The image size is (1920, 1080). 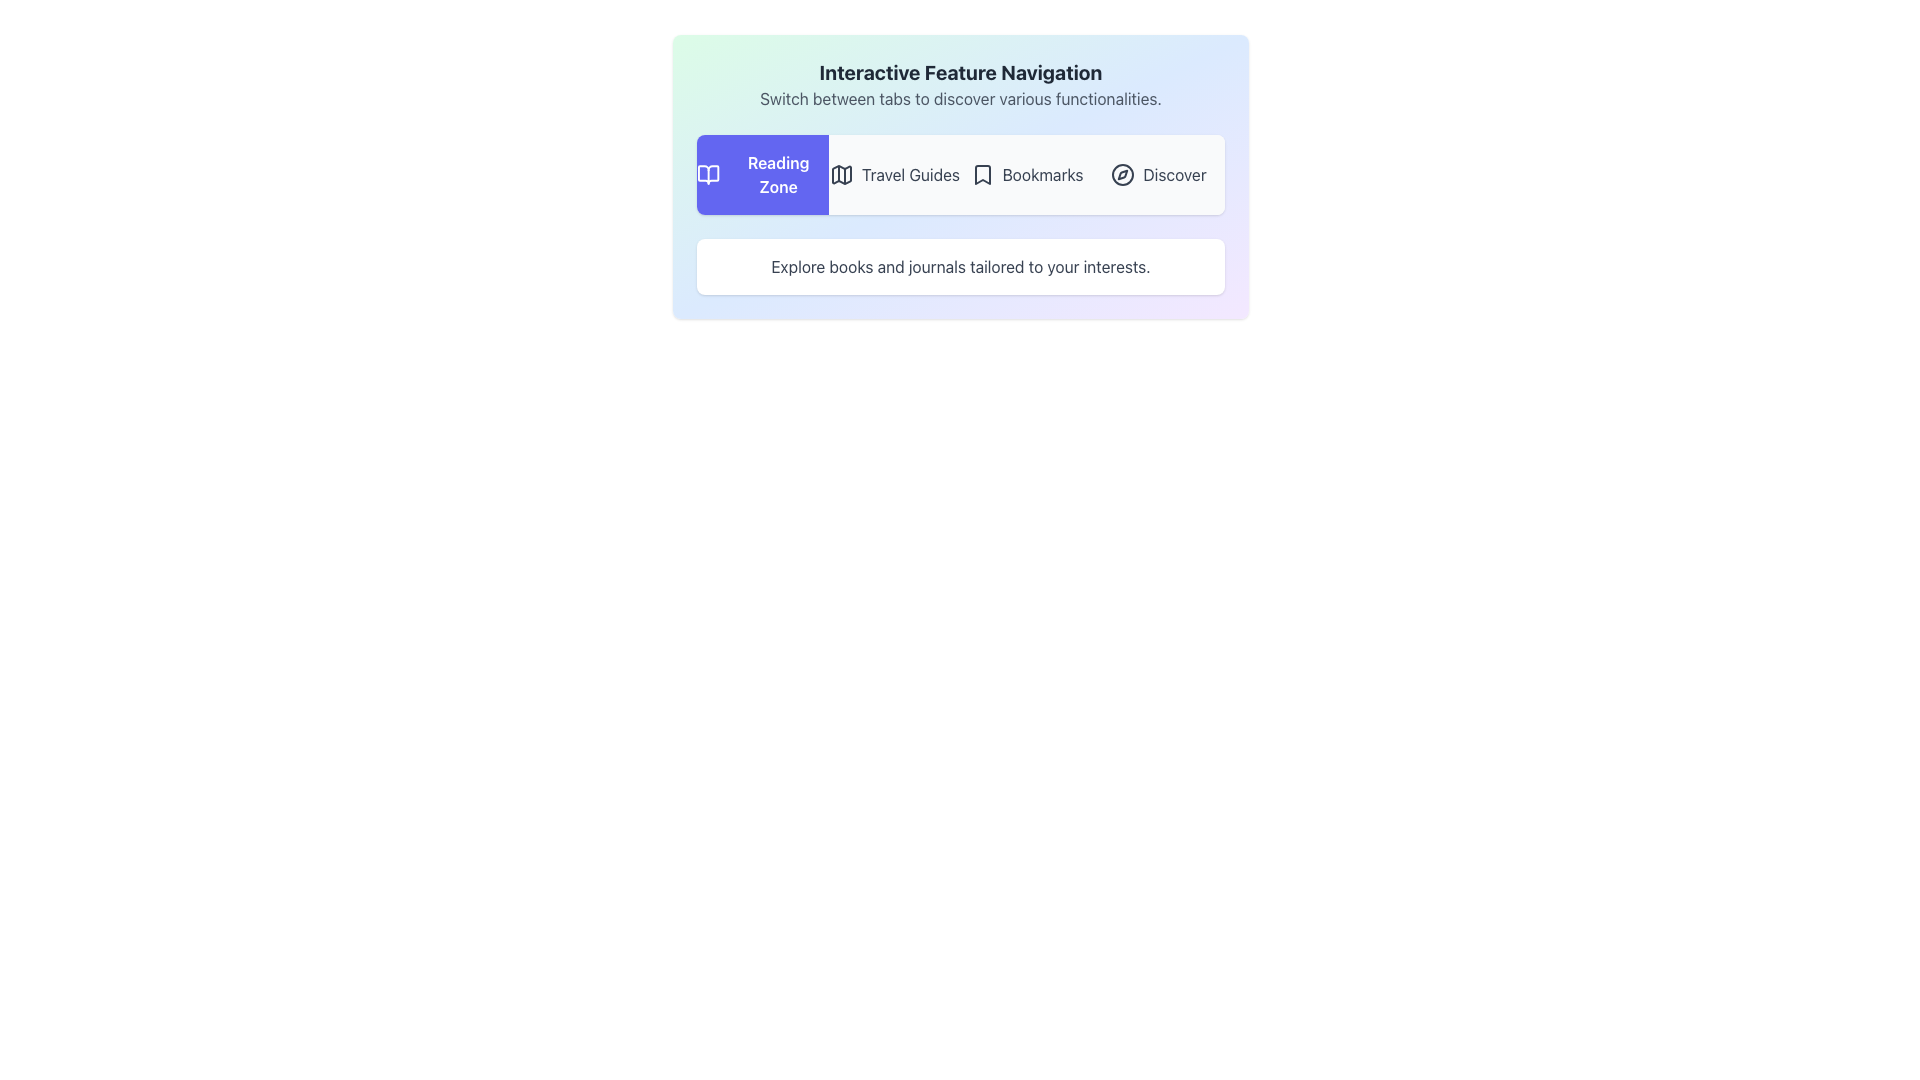 I want to click on the 'Bookmarks' icon in the horizontal navigation menu, which is positioned between 'Travel Guides' and 'Discover', so click(x=982, y=173).